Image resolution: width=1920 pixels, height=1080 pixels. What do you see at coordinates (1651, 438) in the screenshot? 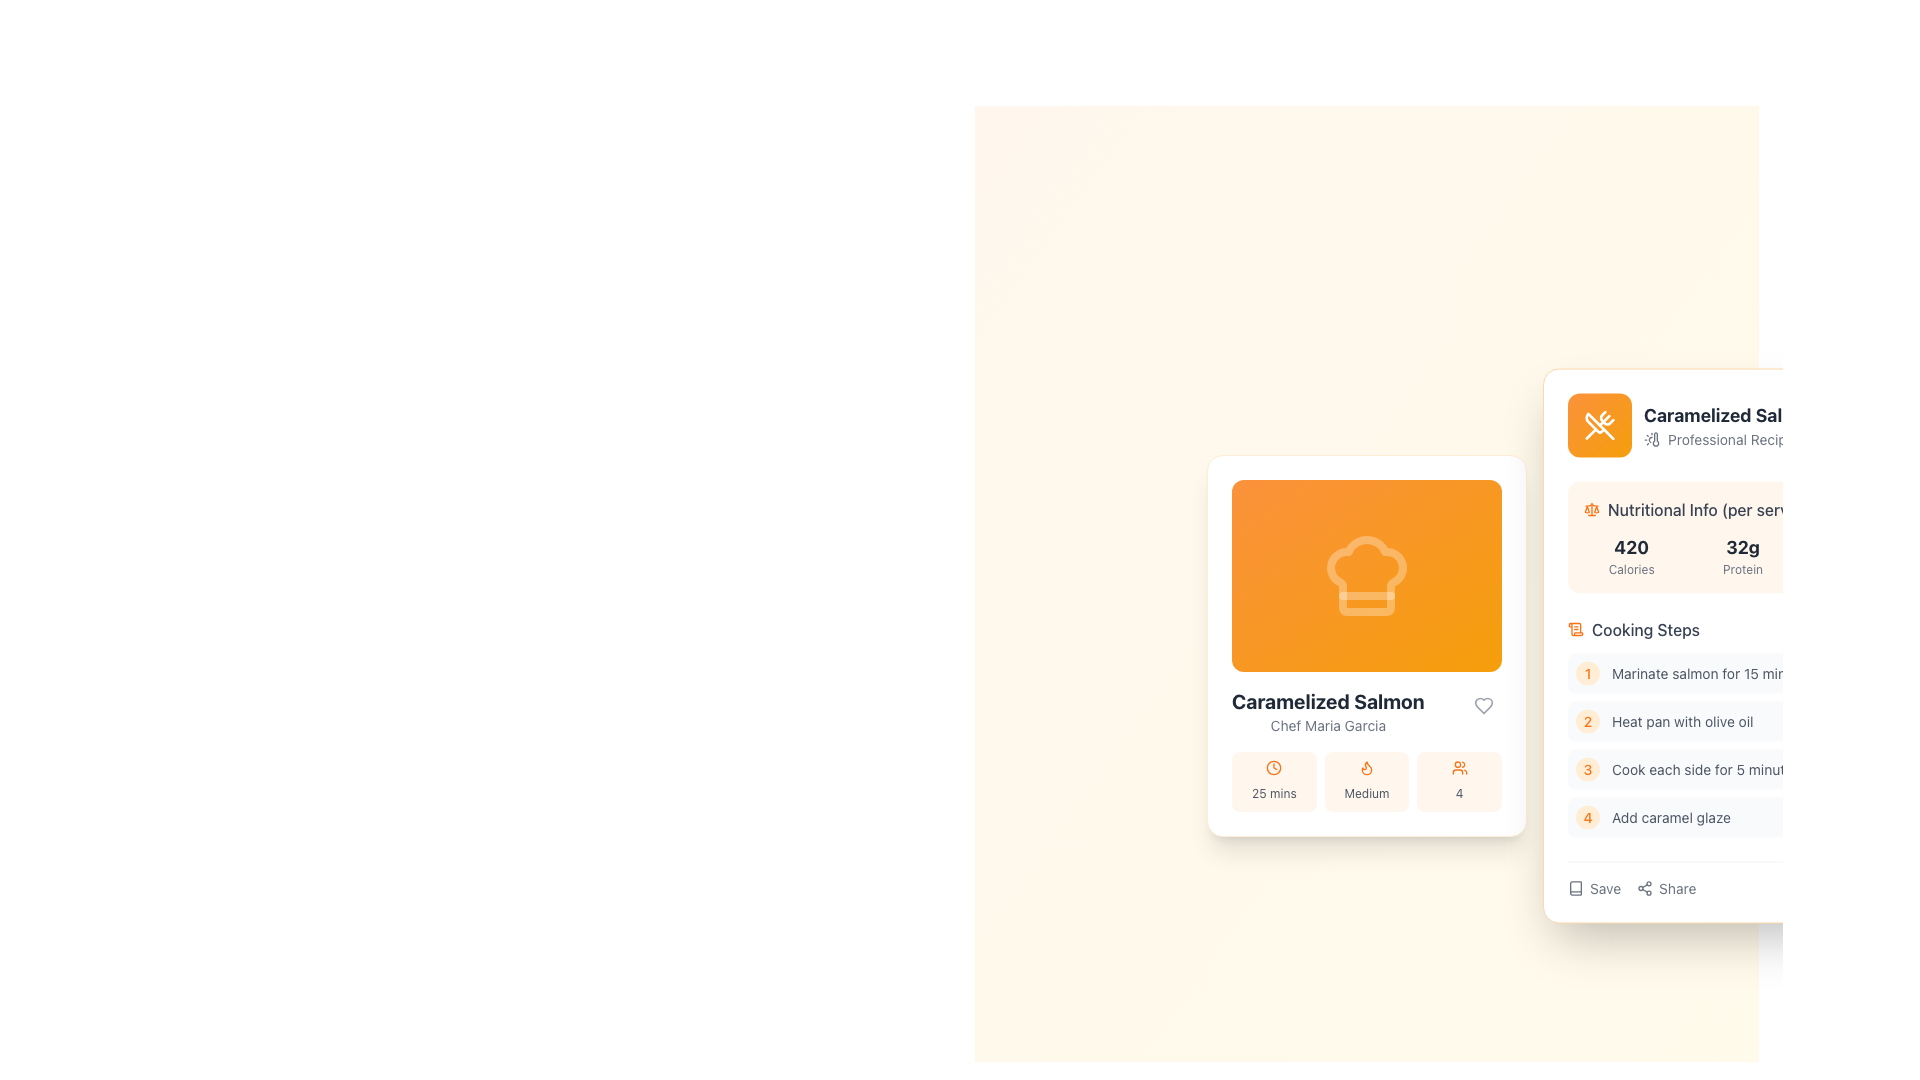
I see `the temperature icon located to the left of the 'Professional Recipe' text in the recipe card section` at bounding box center [1651, 438].